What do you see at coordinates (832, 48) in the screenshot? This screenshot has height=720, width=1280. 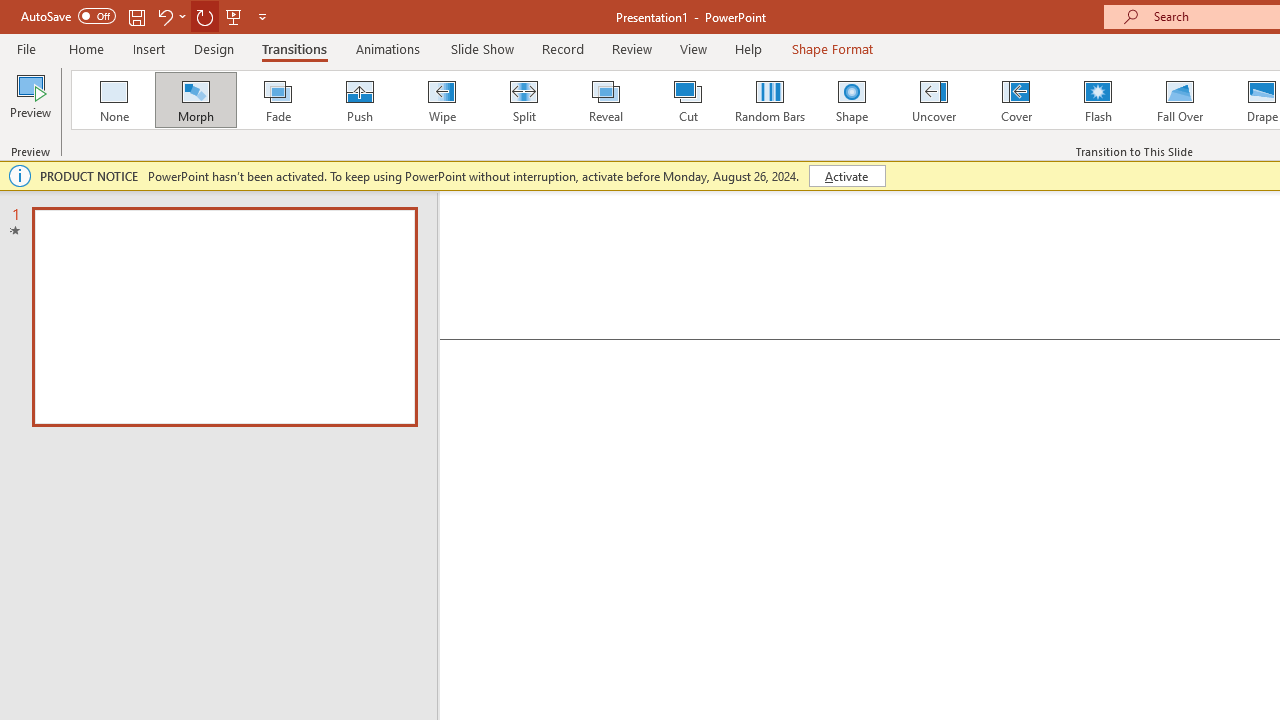 I see `'Shape Format'` at bounding box center [832, 48].